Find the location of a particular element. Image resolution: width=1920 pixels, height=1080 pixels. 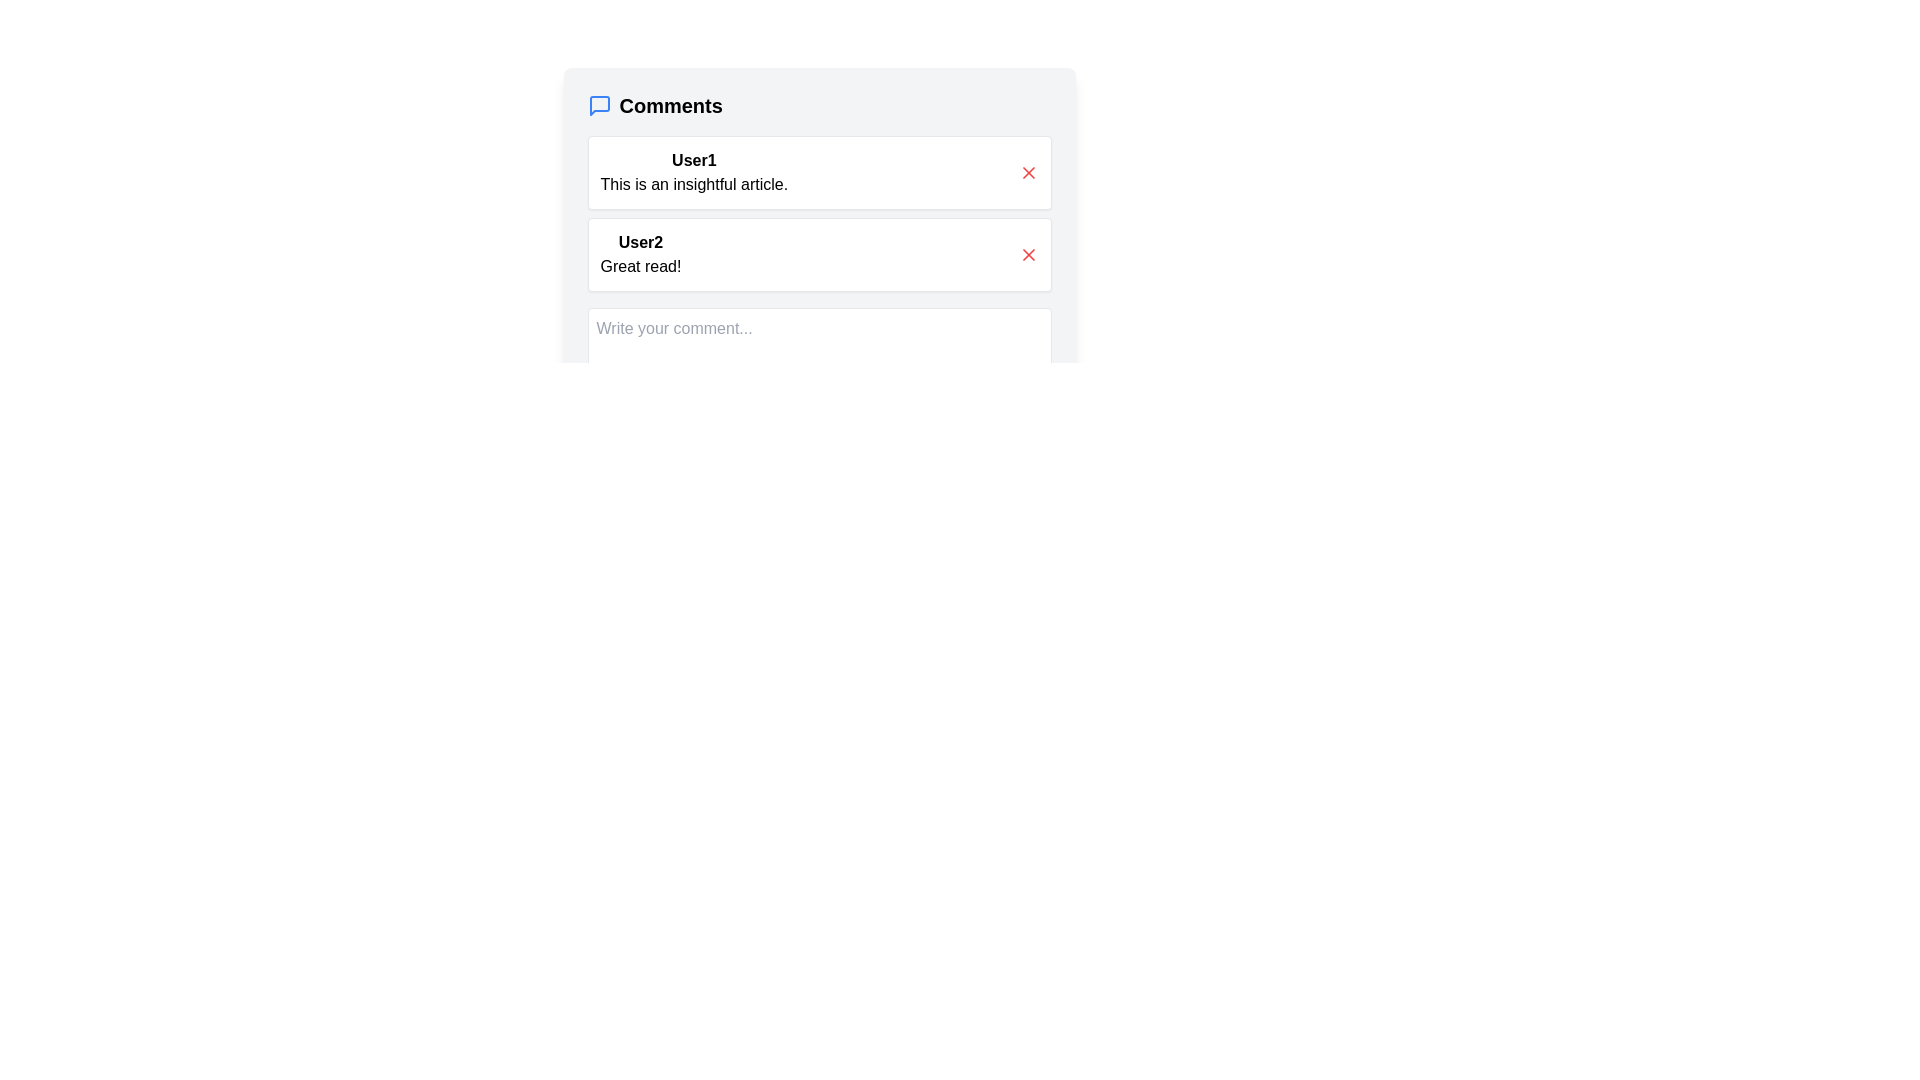

the small diagonal cross icon in the top-right corner of User1's comment box is located at coordinates (1028, 172).